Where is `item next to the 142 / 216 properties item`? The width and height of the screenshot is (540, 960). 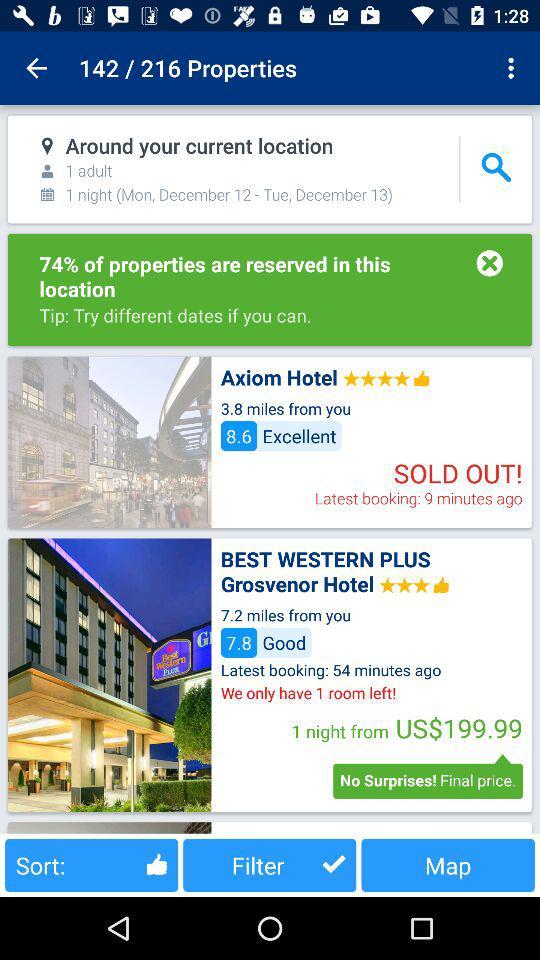 item next to the 142 / 216 properties item is located at coordinates (513, 68).